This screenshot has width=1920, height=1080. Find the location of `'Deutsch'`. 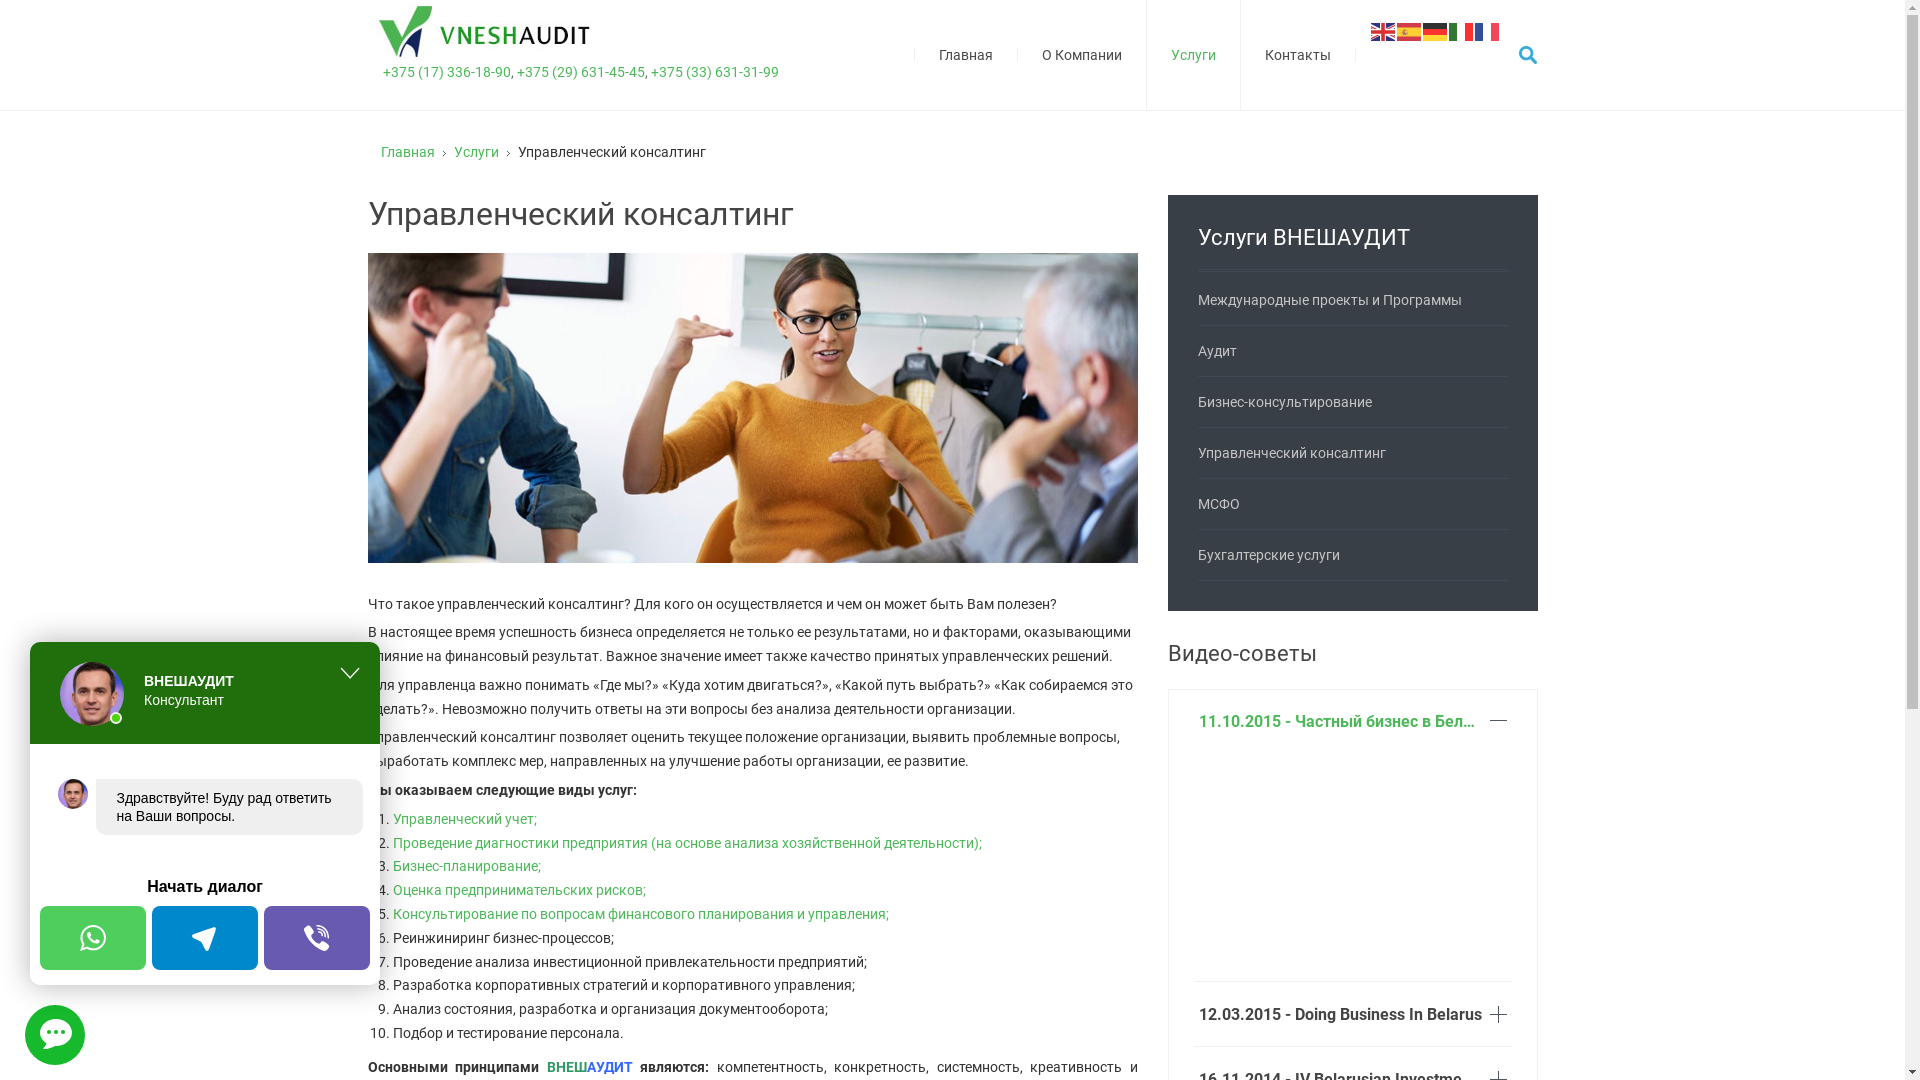

'Deutsch' is located at coordinates (1434, 30).